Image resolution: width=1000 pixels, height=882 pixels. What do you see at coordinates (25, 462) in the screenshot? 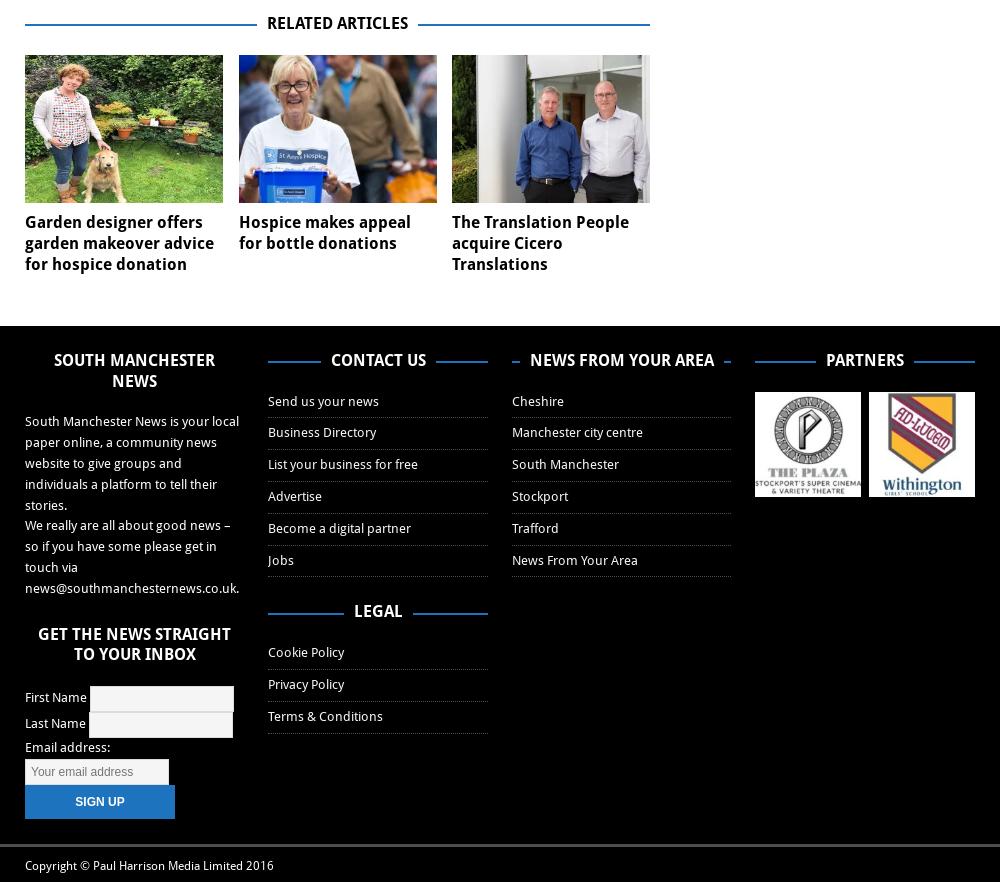
I see `'South Manchester News is your local paper online, a community news website to give groups and individuals a platform to tell their stories.'` at bounding box center [25, 462].